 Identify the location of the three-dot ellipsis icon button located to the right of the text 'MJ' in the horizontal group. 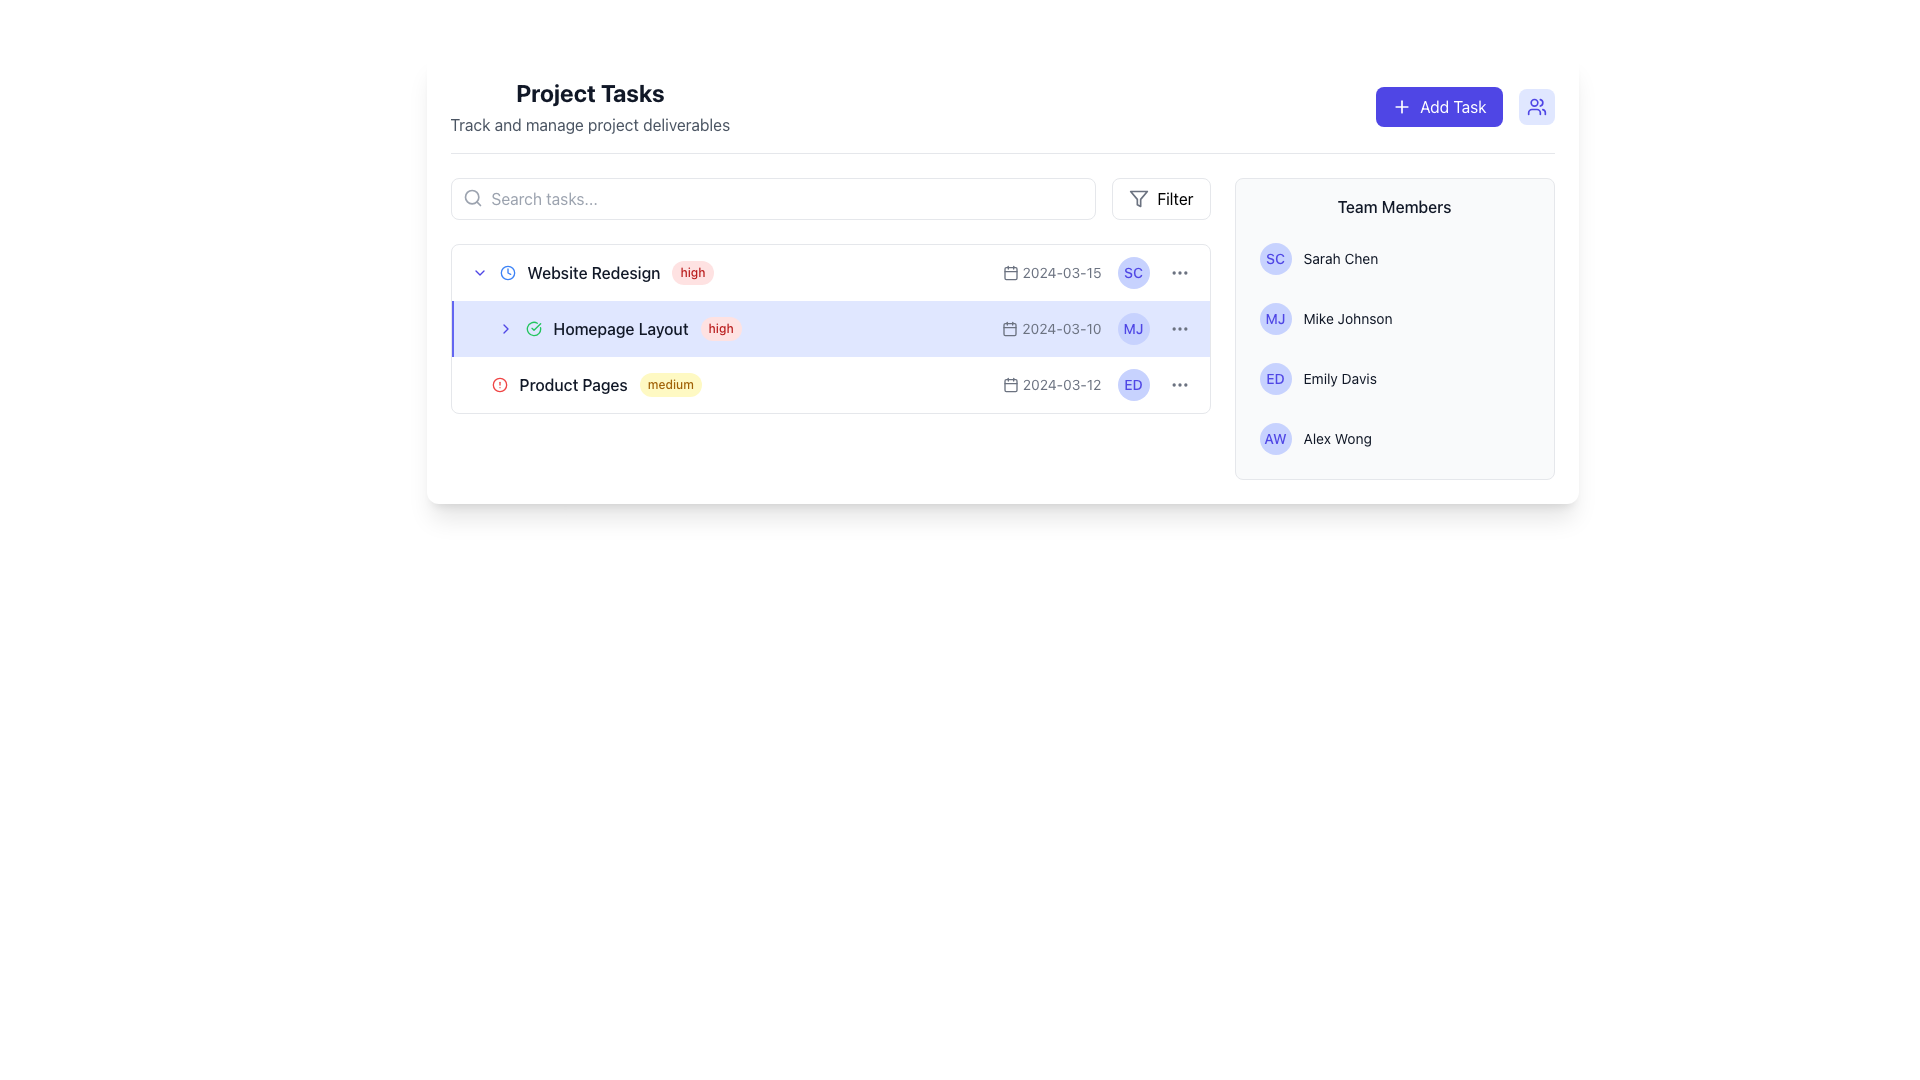
(1179, 327).